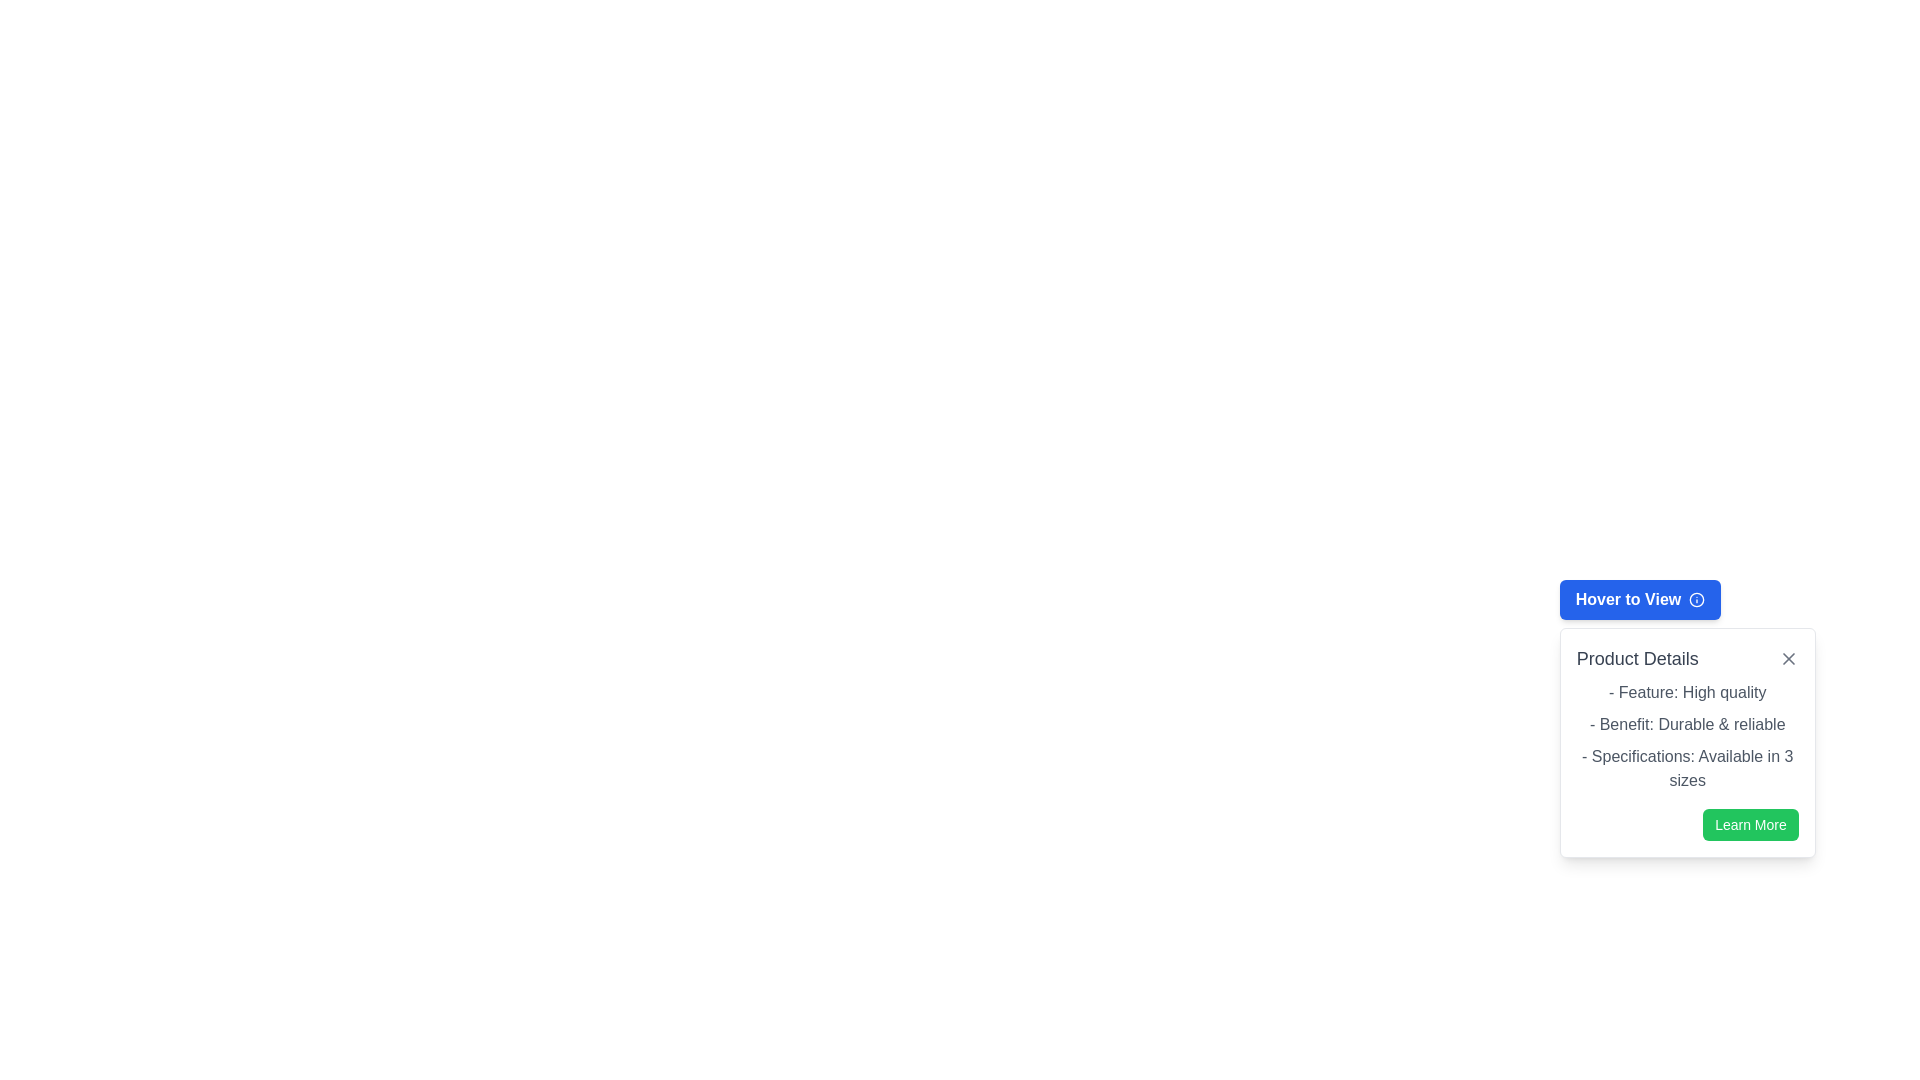 The height and width of the screenshot is (1080, 1920). I want to click on the close icon button located at the top-right corner of the 'Product Details' popup card to trigger highlighting or tooltips, so click(1788, 659).